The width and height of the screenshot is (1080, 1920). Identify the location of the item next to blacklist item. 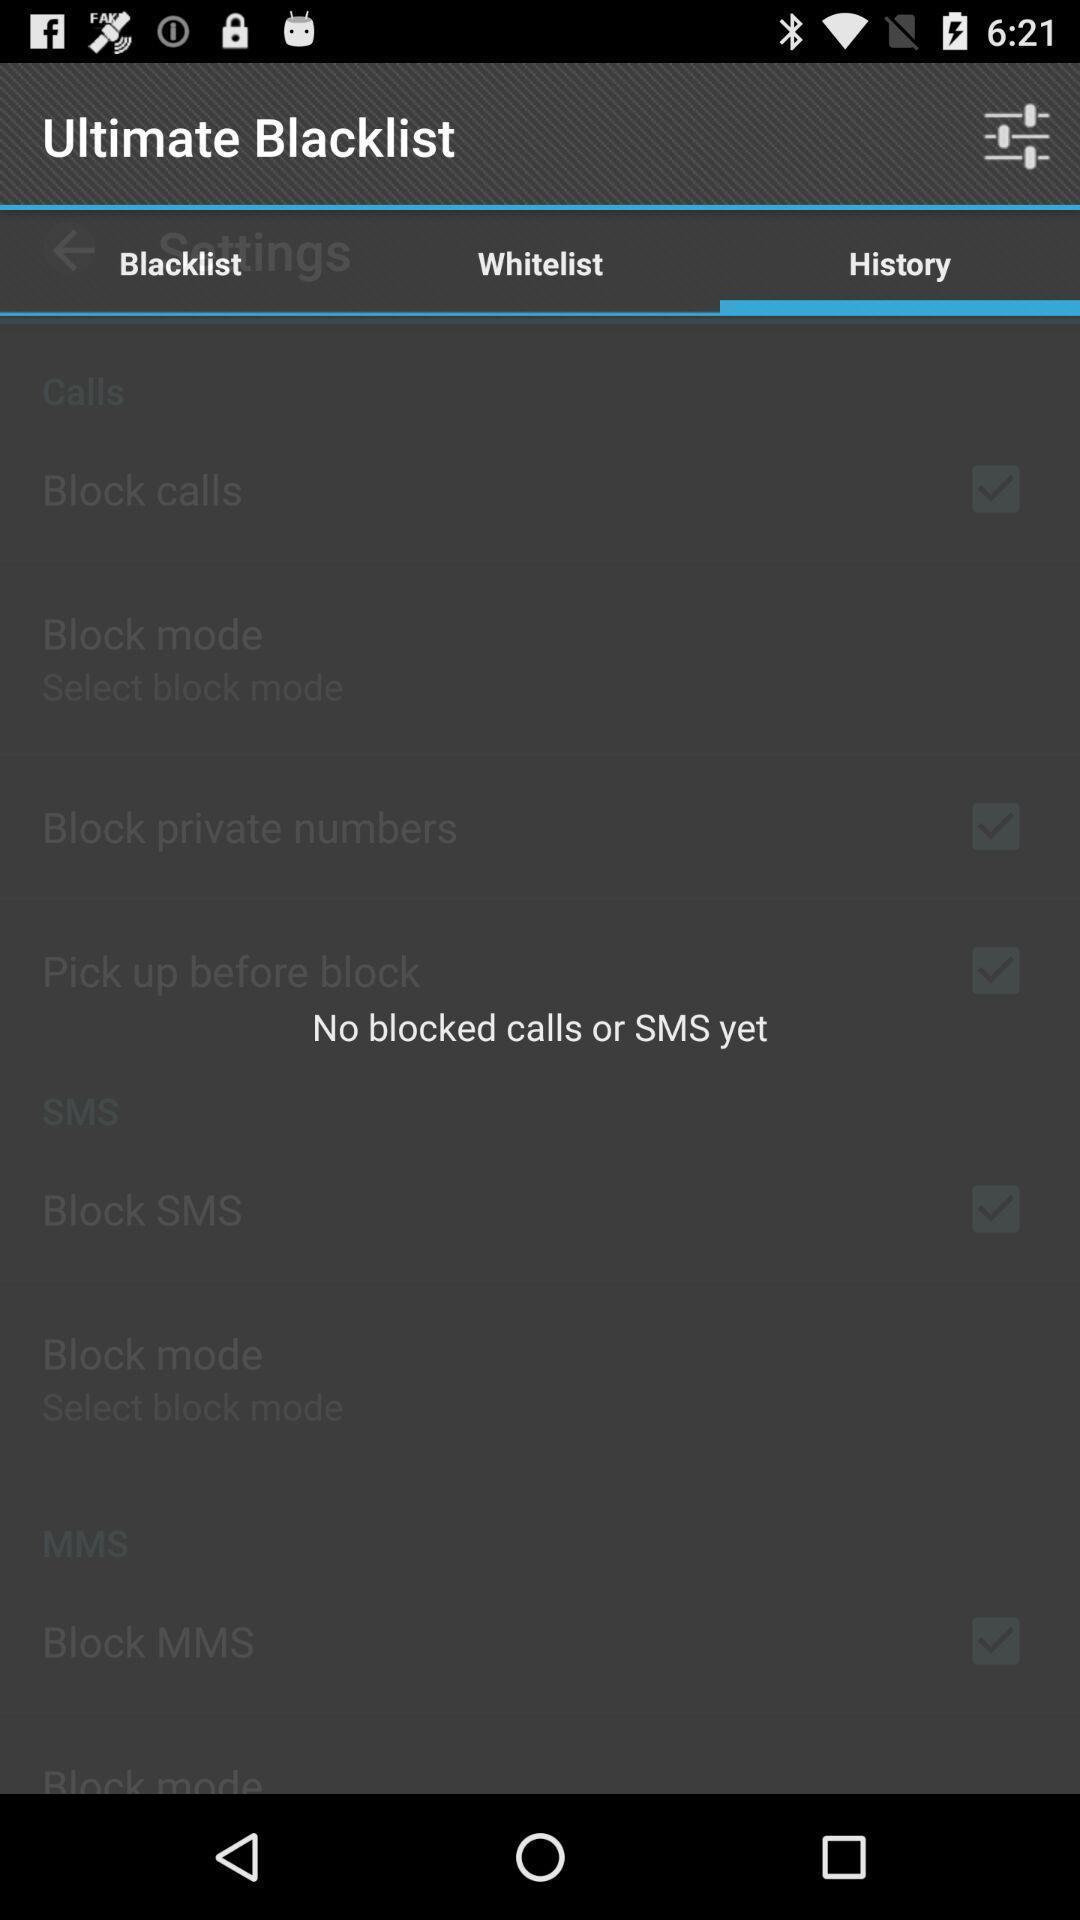
(540, 261).